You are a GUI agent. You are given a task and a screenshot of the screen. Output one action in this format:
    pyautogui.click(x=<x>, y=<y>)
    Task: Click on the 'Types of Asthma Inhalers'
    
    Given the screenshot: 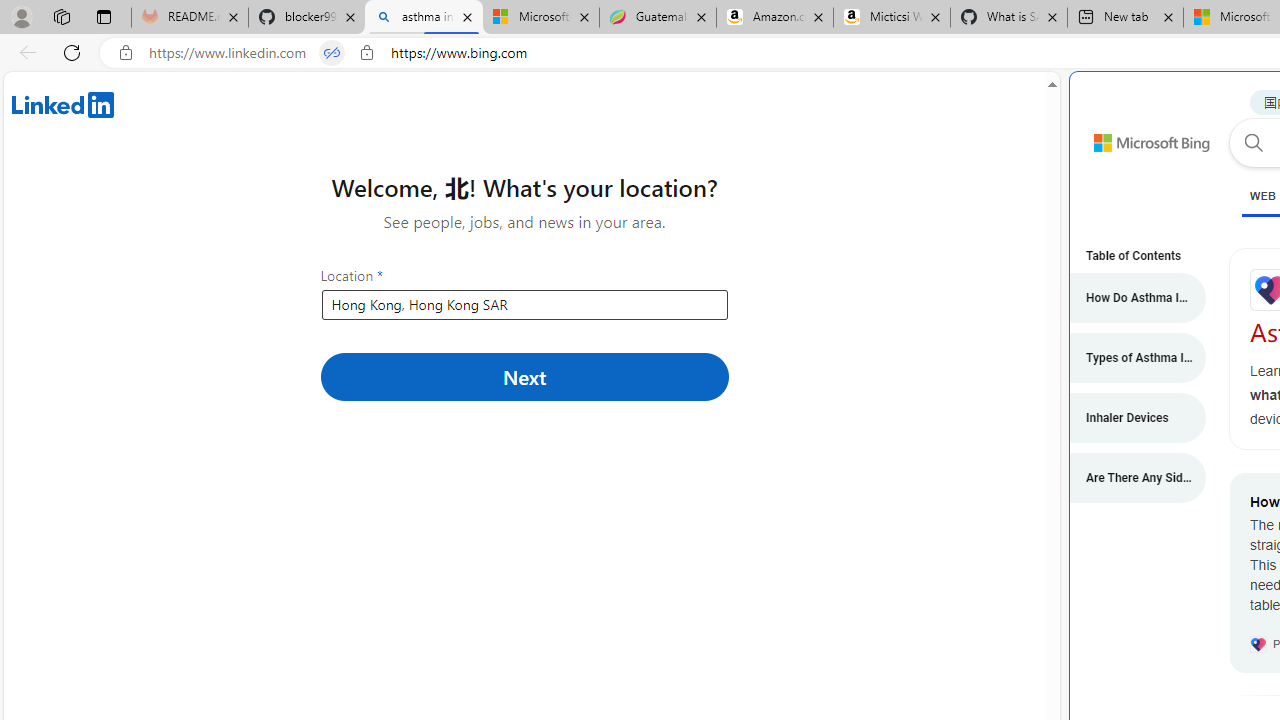 What is the action you would take?
    pyautogui.click(x=1127, y=356)
    